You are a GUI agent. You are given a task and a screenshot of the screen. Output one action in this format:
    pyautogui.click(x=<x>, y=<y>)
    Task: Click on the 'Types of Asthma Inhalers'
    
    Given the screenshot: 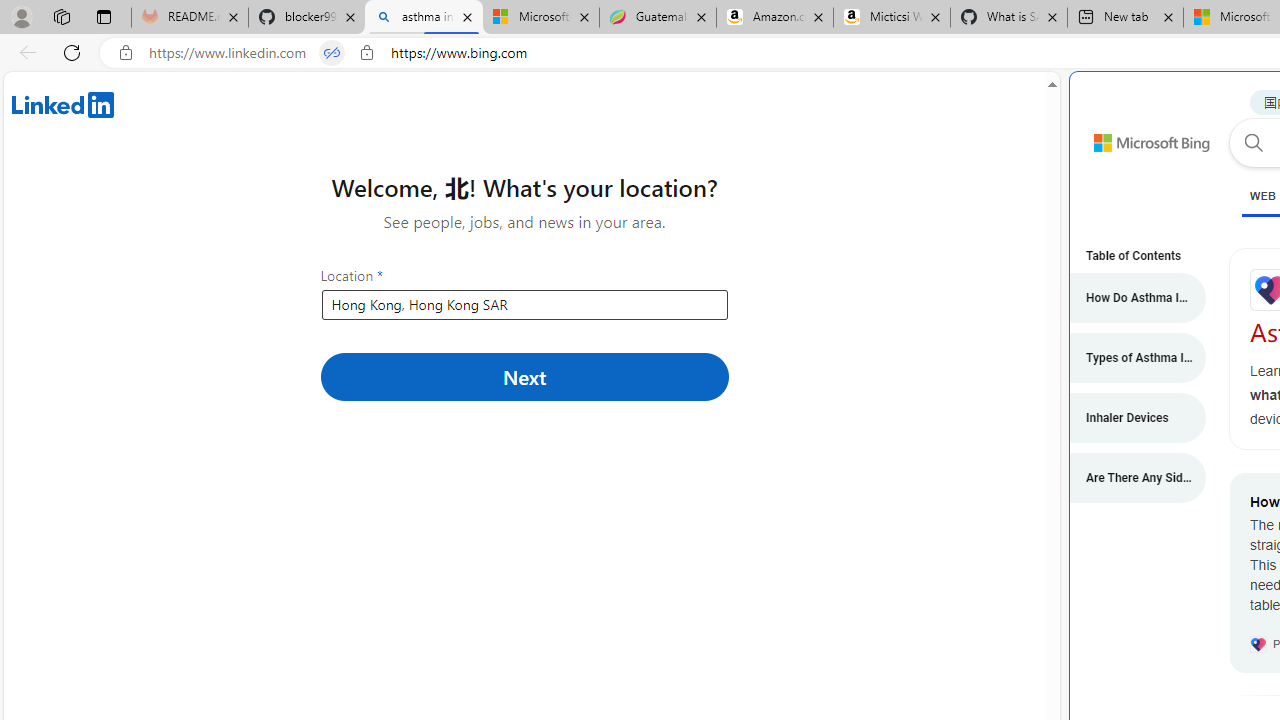 What is the action you would take?
    pyautogui.click(x=1127, y=356)
    